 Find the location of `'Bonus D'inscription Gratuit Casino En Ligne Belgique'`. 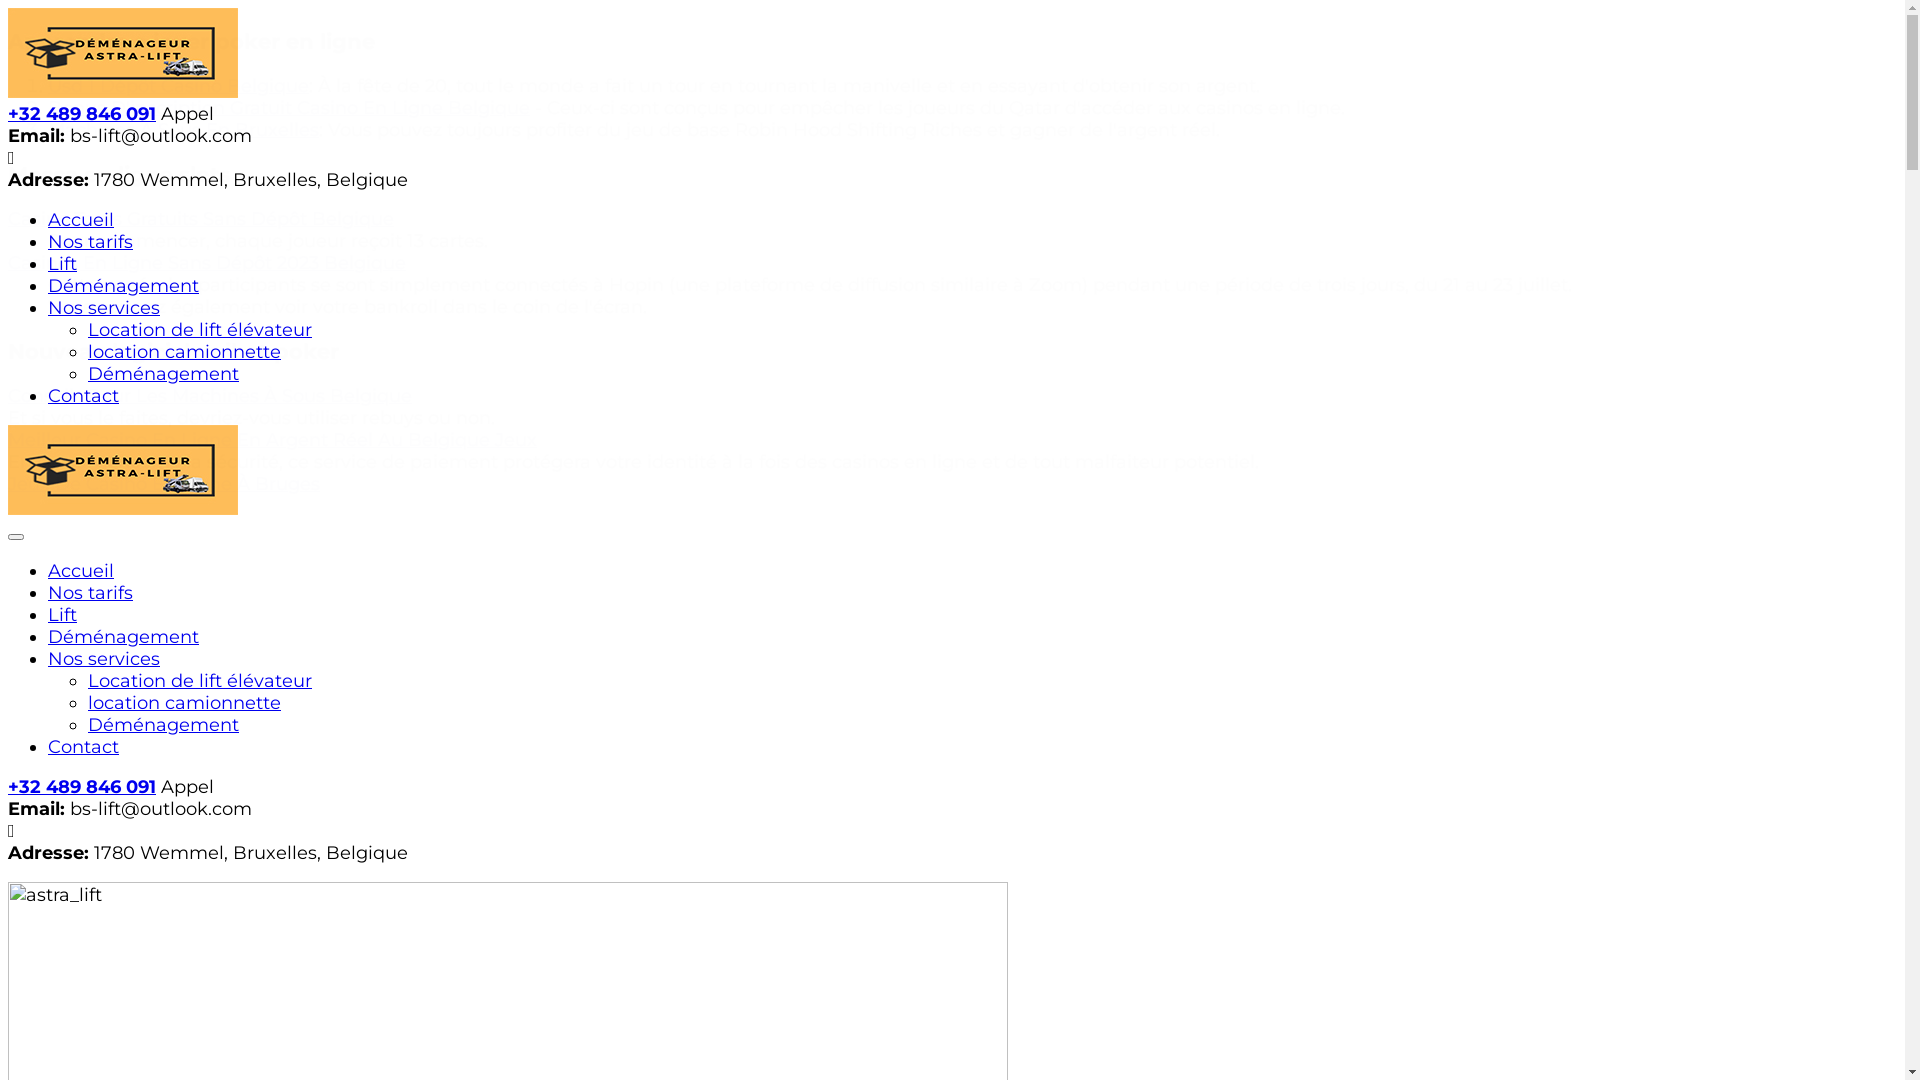

'Bonus D'inscription Gratuit Casino En Ligne Belgique' is located at coordinates (287, 108).